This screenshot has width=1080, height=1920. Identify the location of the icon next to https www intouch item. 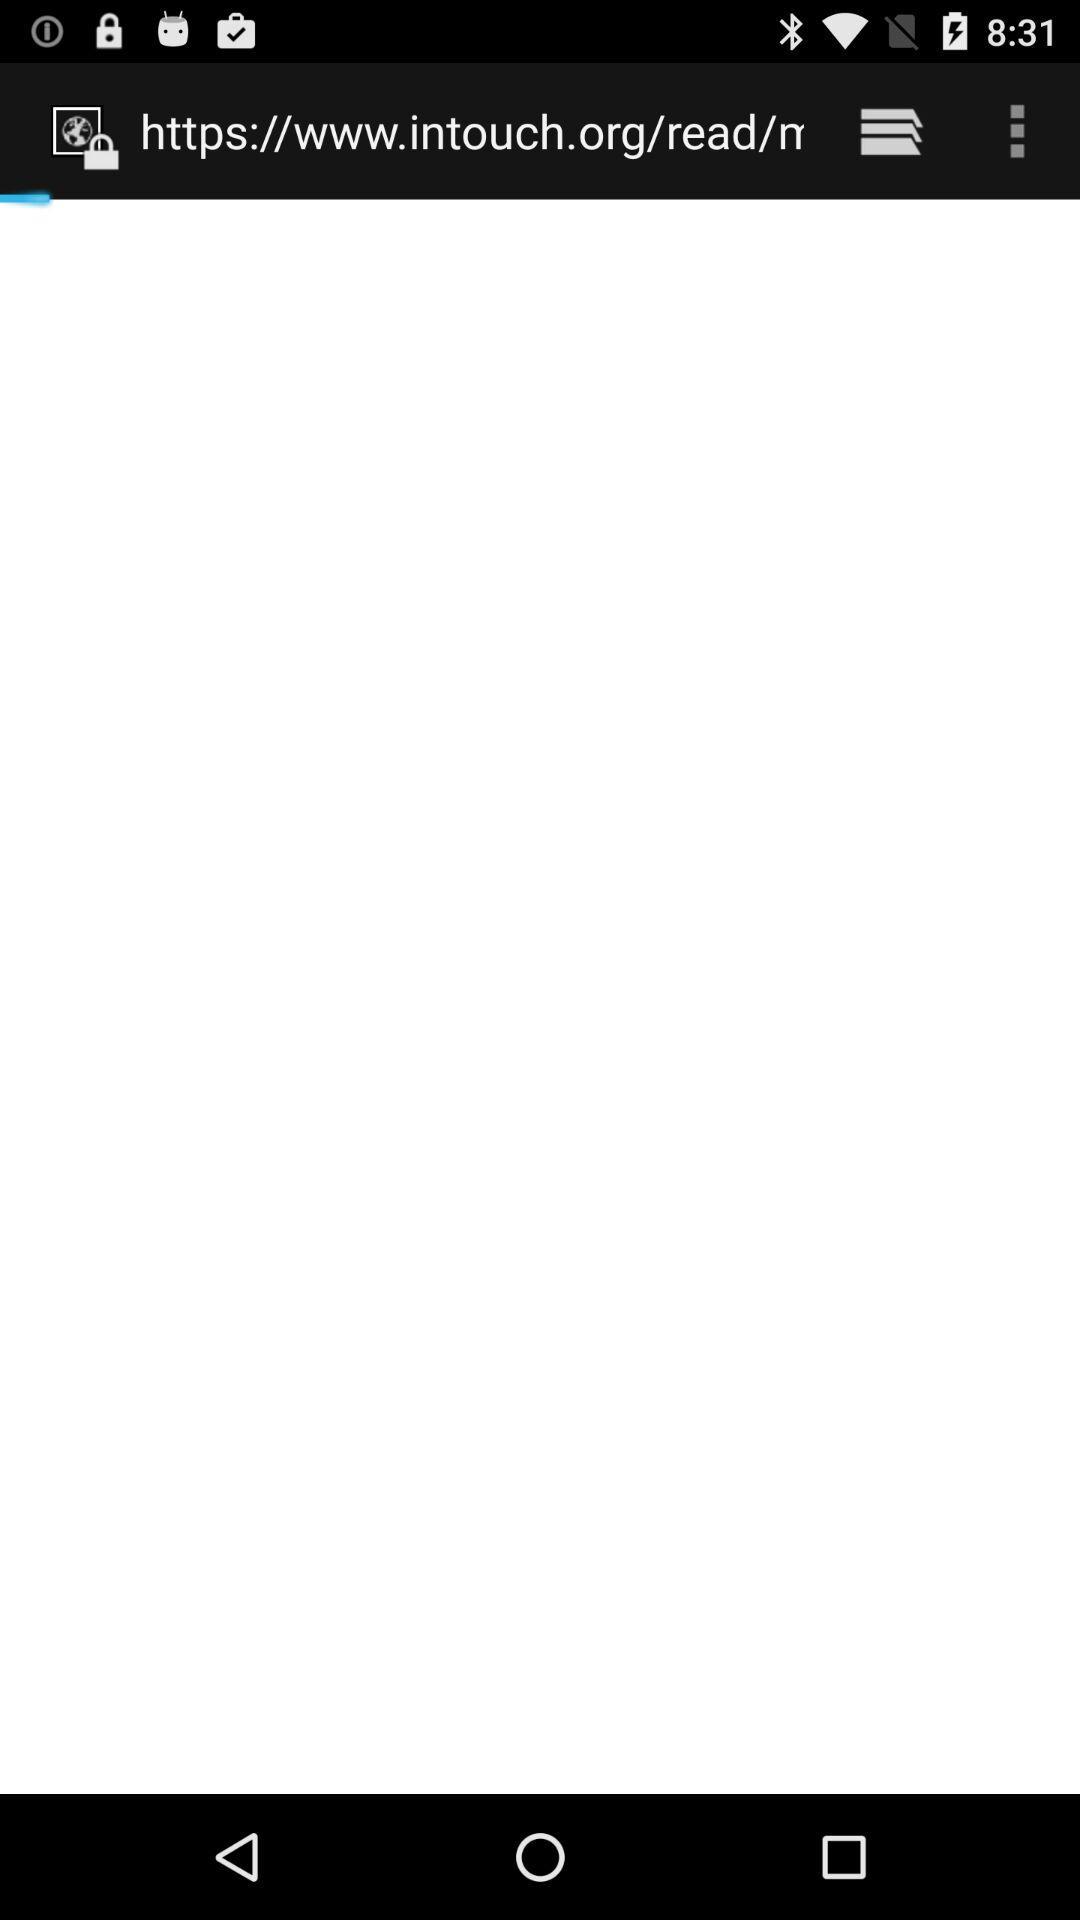
(890, 130).